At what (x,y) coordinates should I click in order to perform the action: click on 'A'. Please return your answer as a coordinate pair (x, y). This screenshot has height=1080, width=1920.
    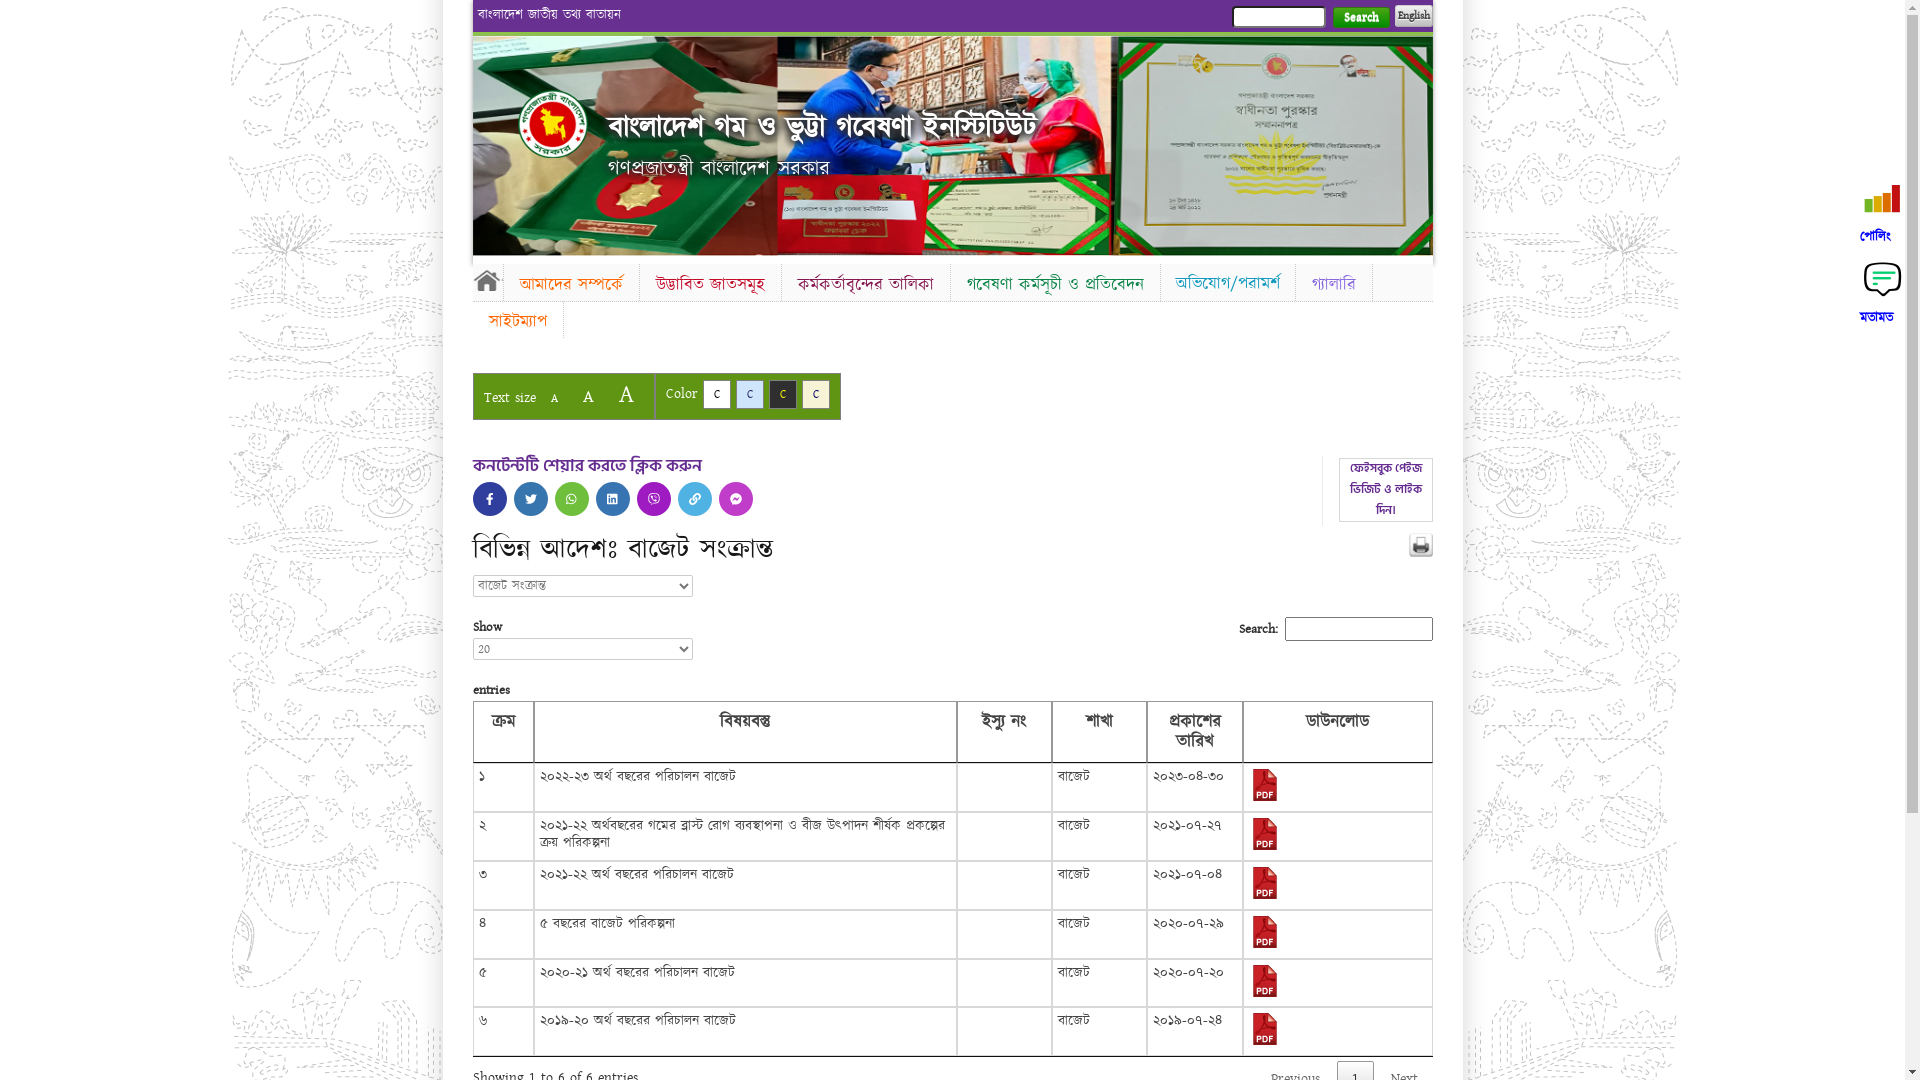
    Looking at the image, I should click on (624, 394).